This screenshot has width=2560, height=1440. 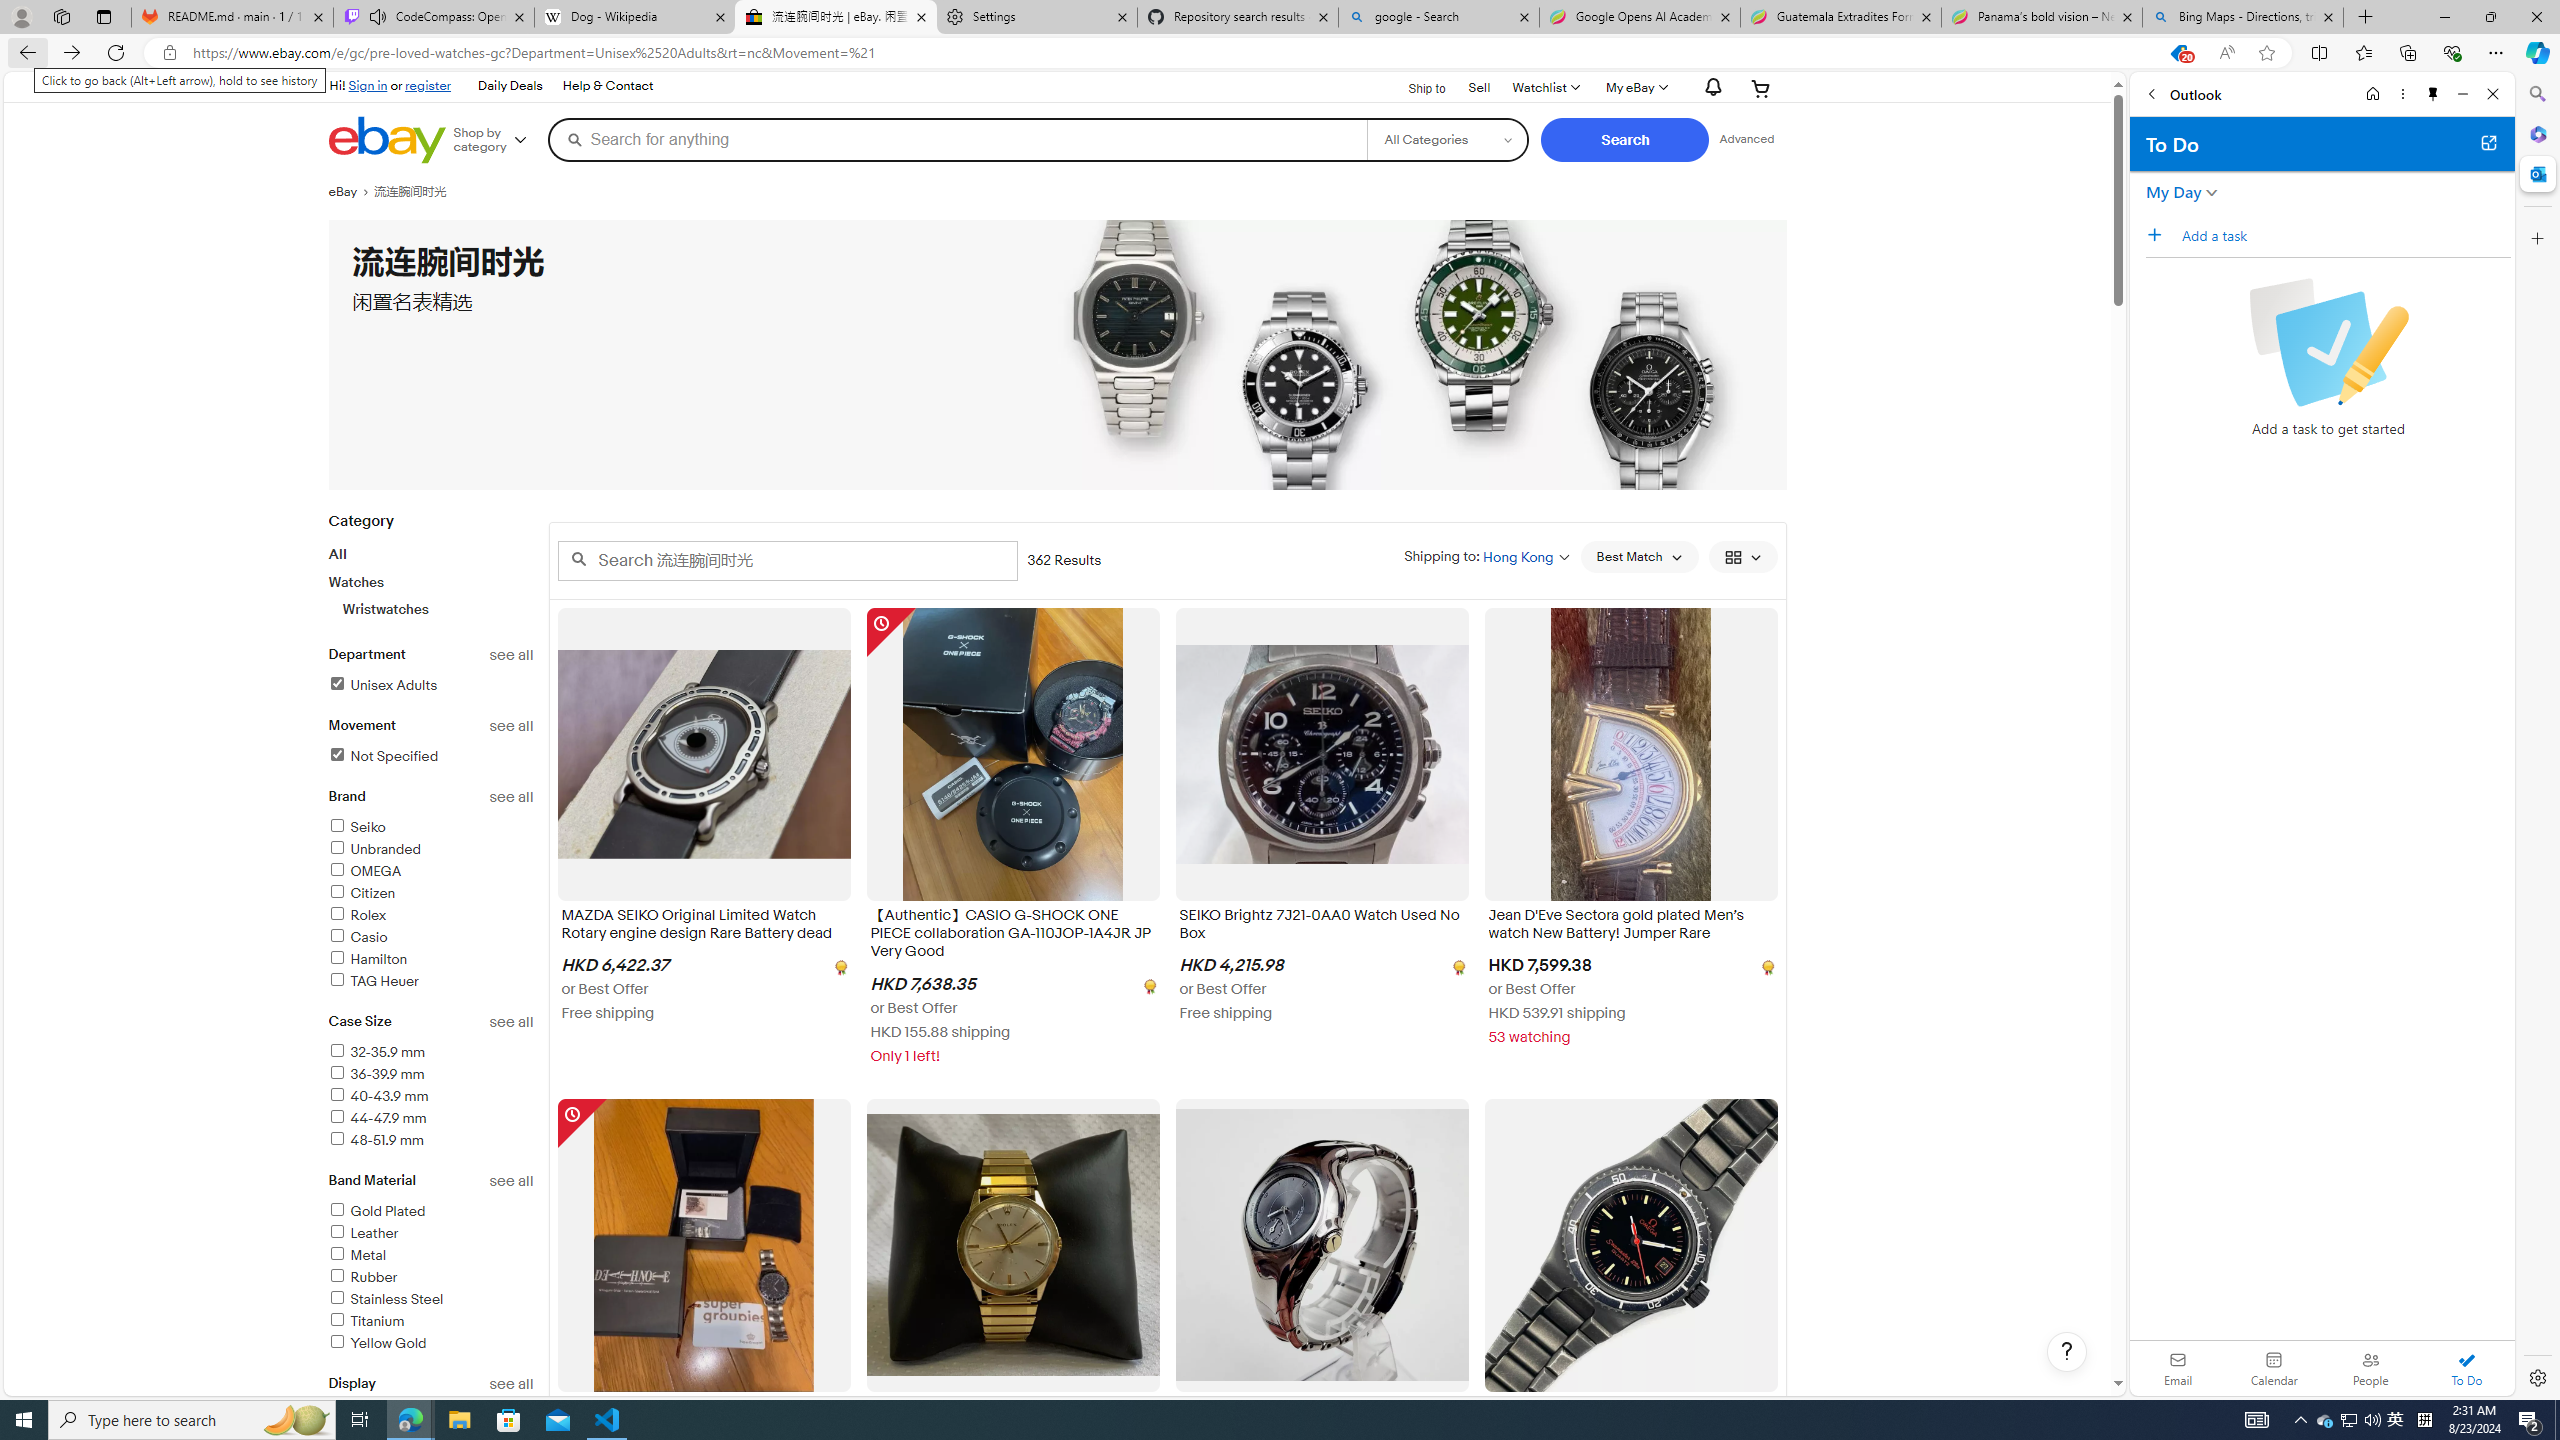 What do you see at coordinates (431, 893) in the screenshot?
I see `'Citizen'` at bounding box center [431, 893].